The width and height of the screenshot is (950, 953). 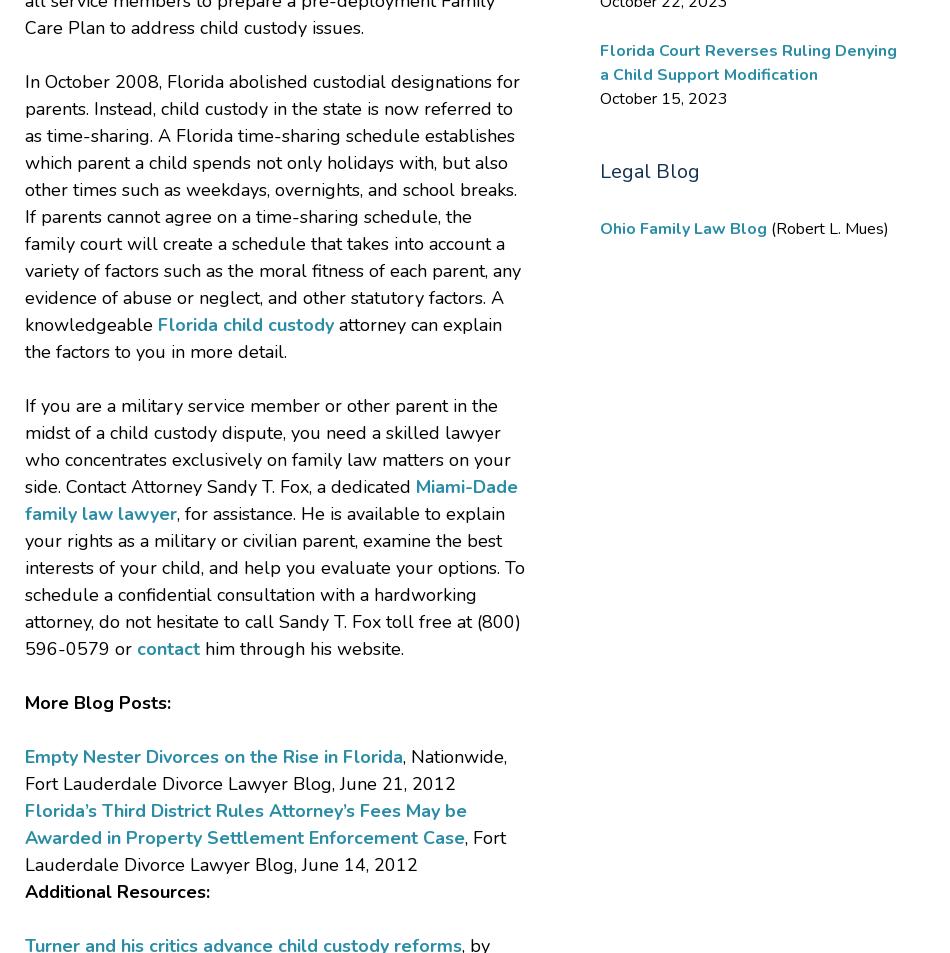 What do you see at coordinates (24, 850) in the screenshot?
I see `', Fort Lauderdale Divorce Lawyer Blog, June 14, 2012'` at bounding box center [24, 850].